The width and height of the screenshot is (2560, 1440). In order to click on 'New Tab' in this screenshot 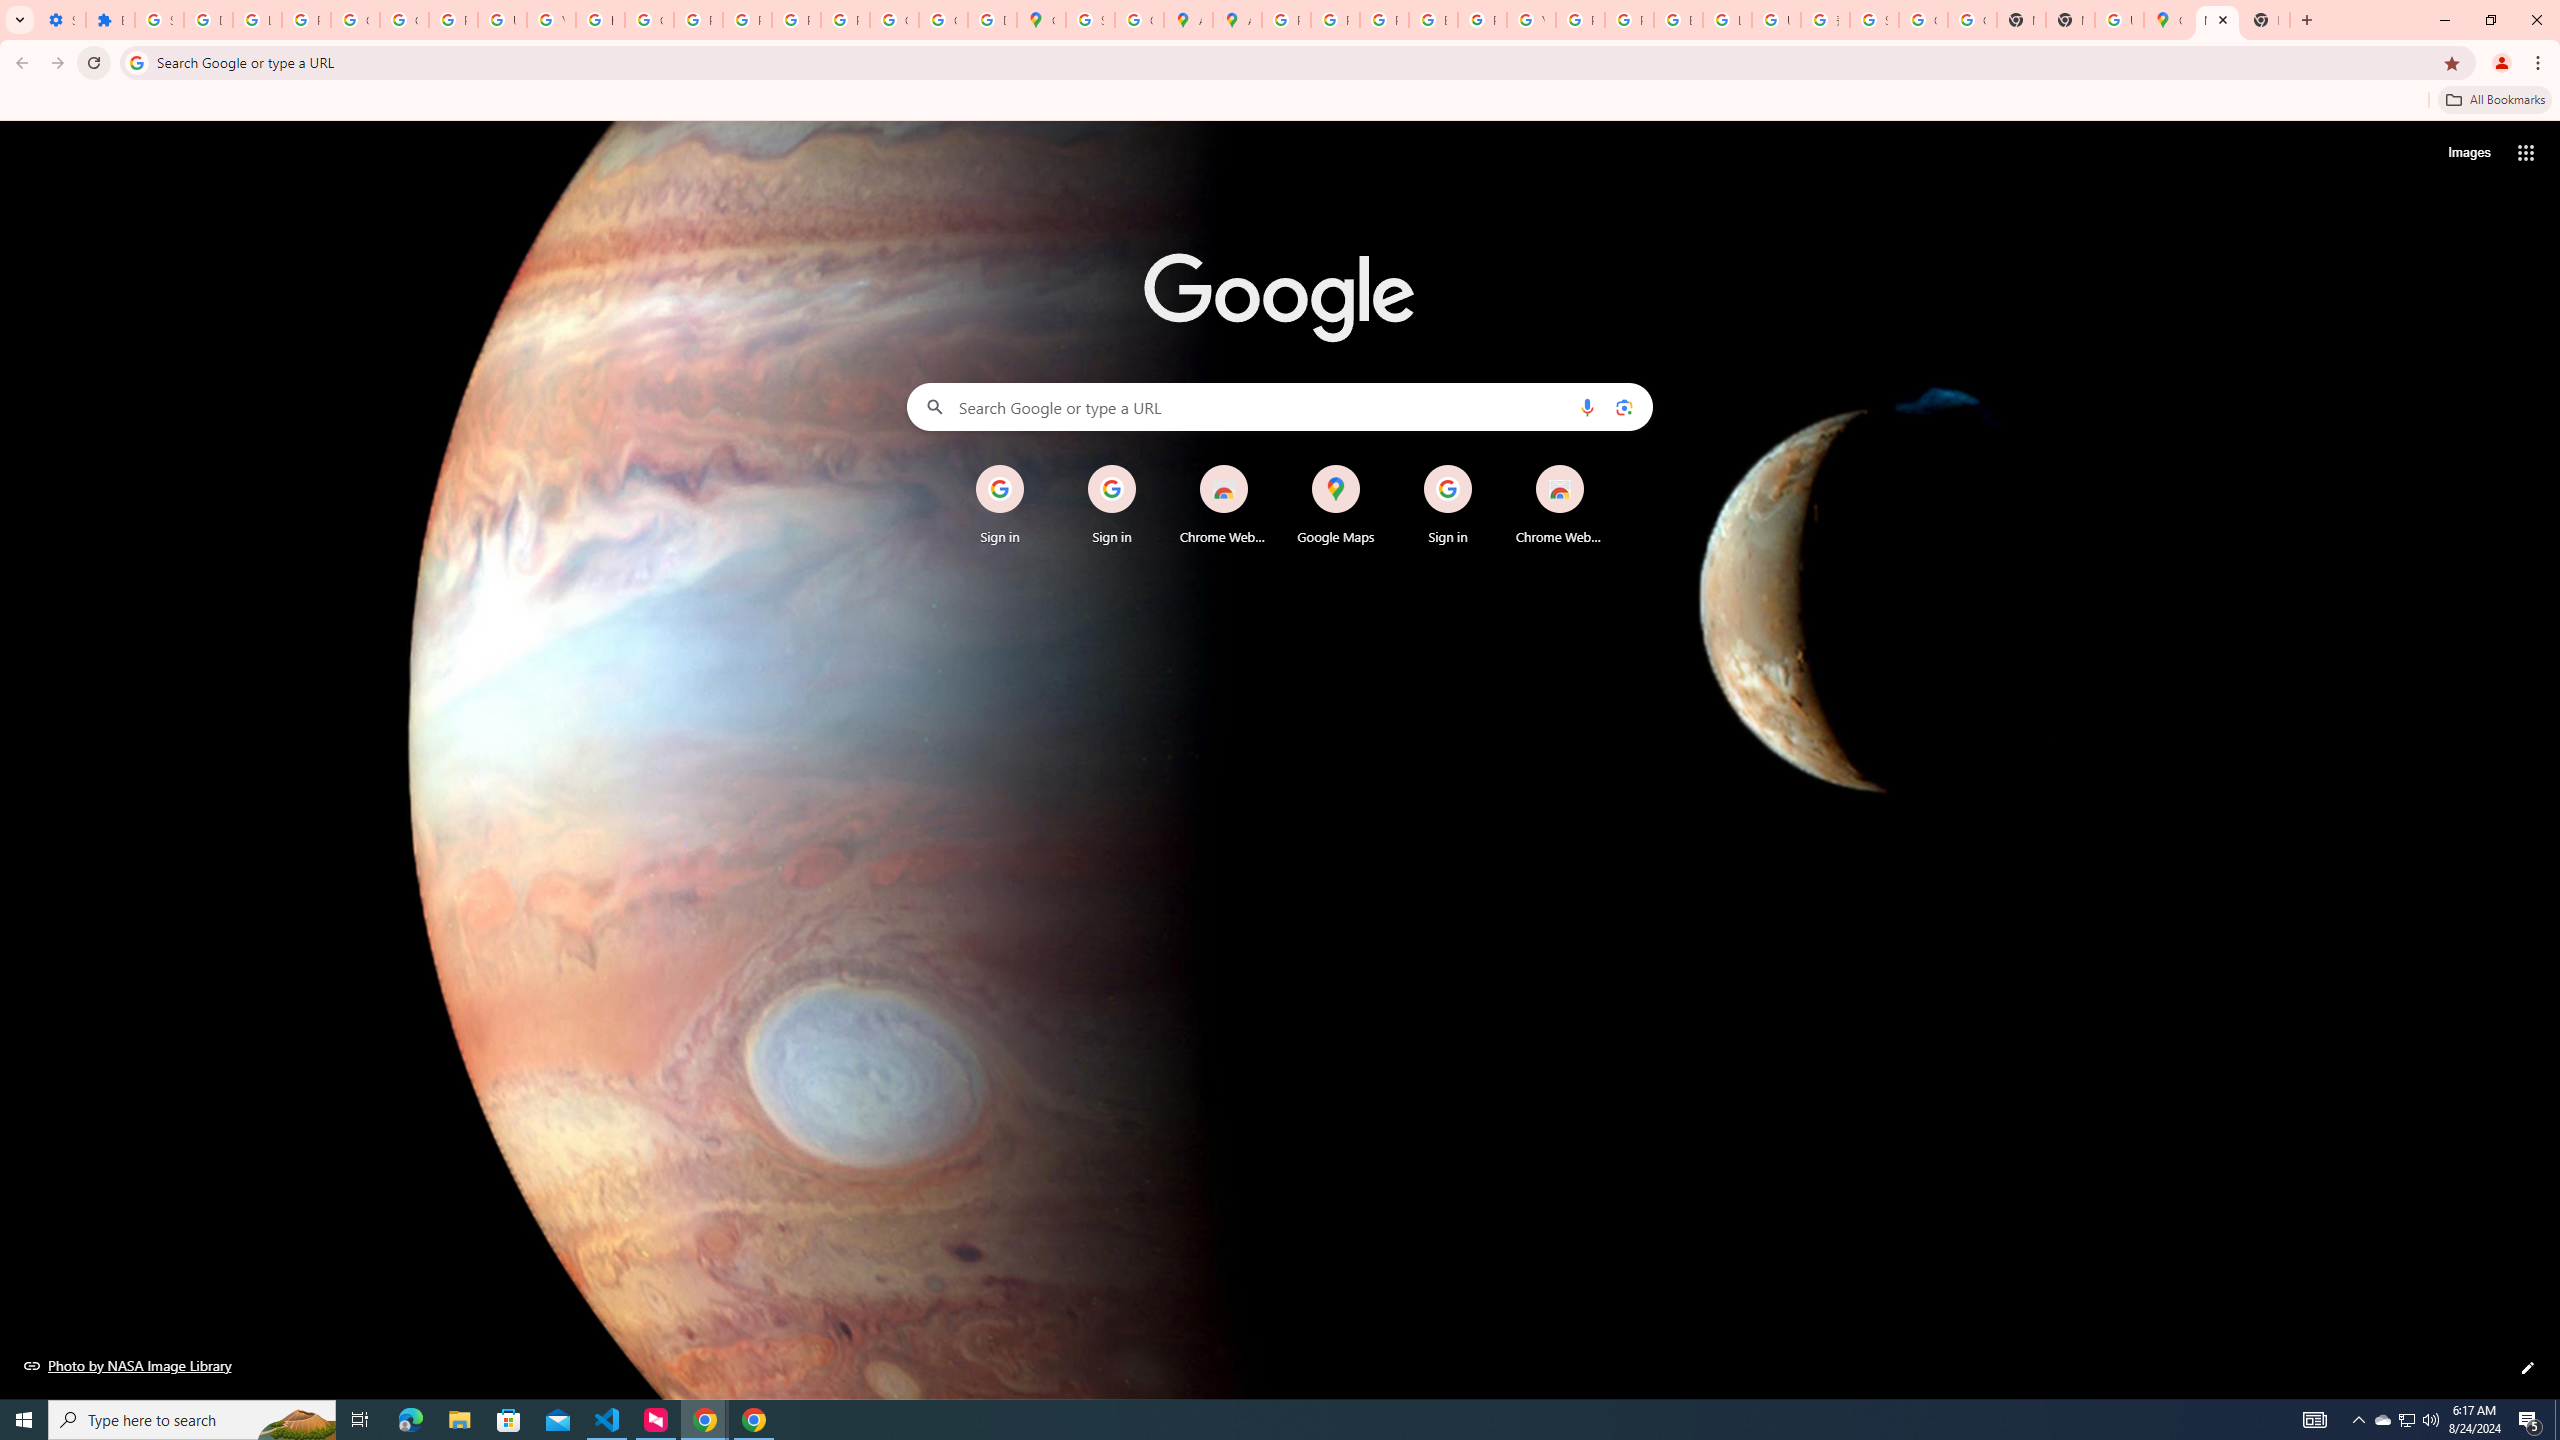, I will do `click(2215, 19)`.